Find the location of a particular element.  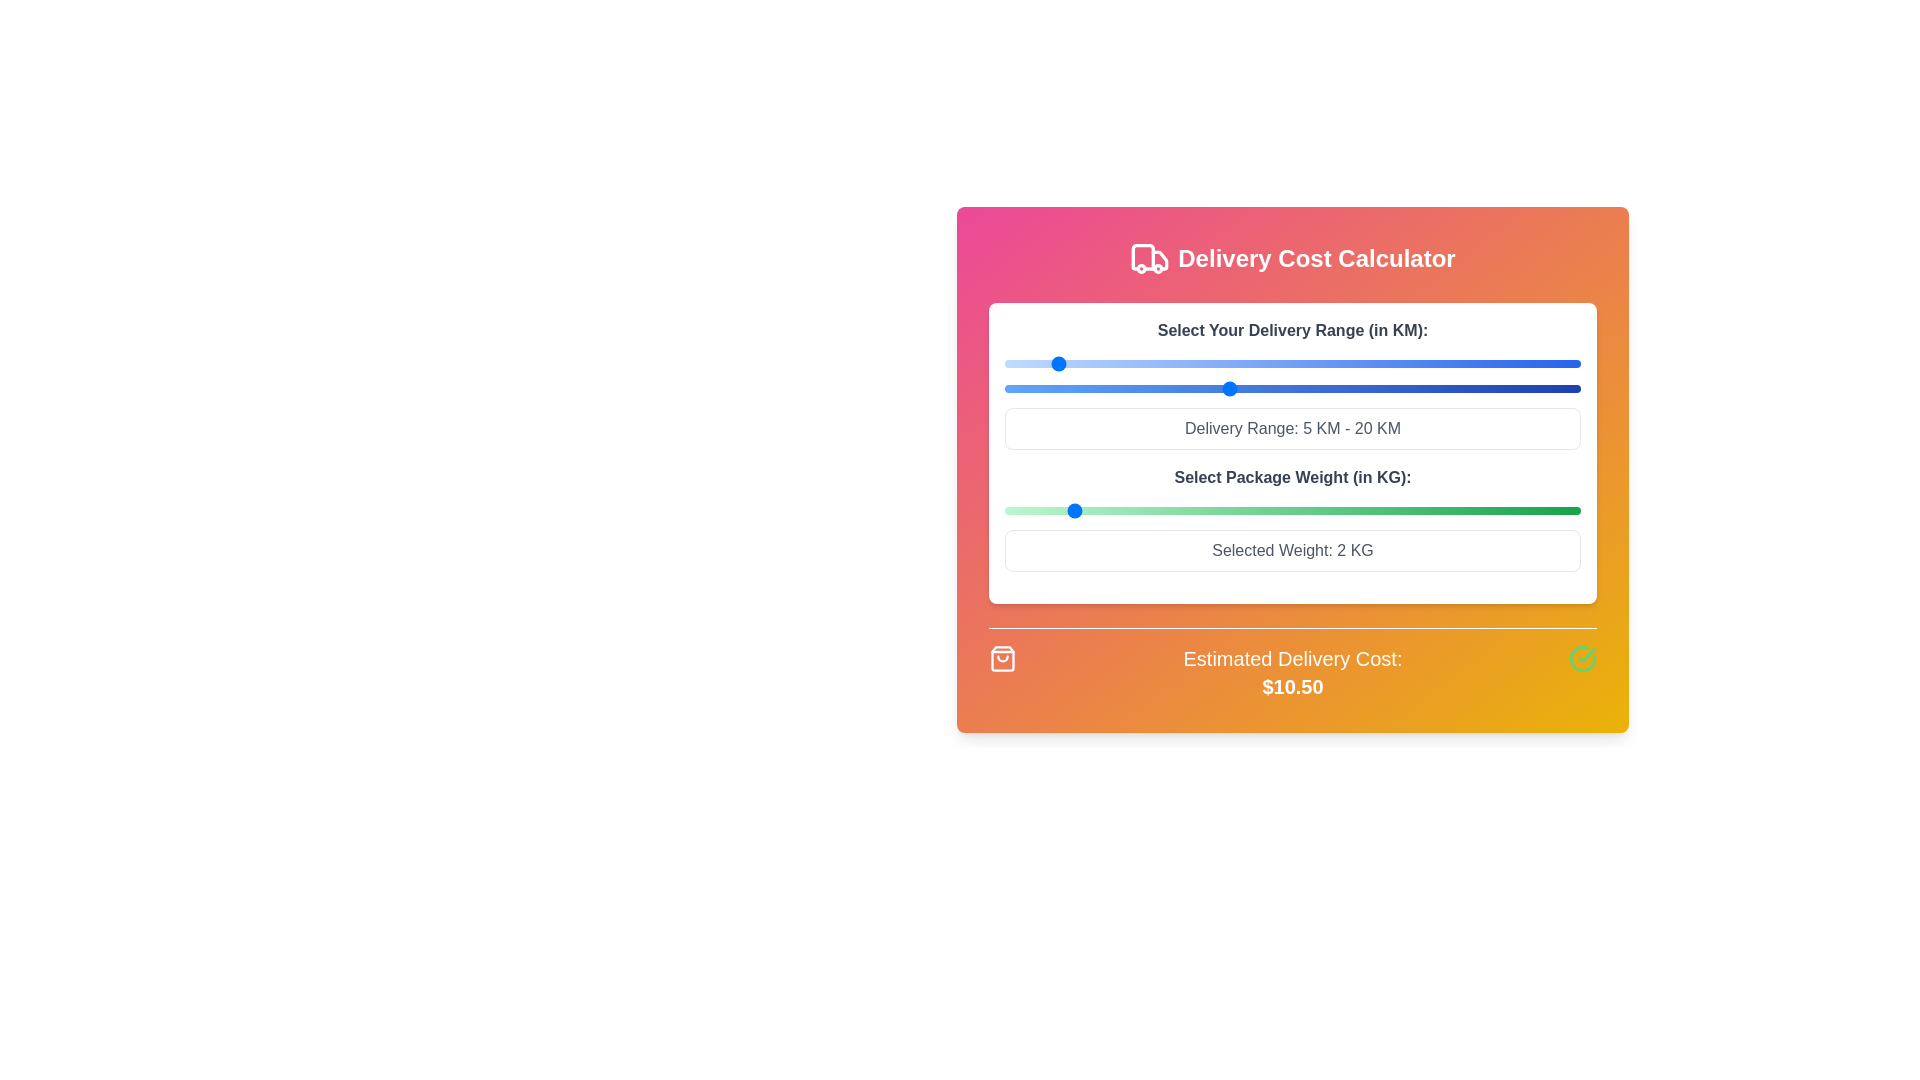

delivery range is located at coordinates (1062, 389).